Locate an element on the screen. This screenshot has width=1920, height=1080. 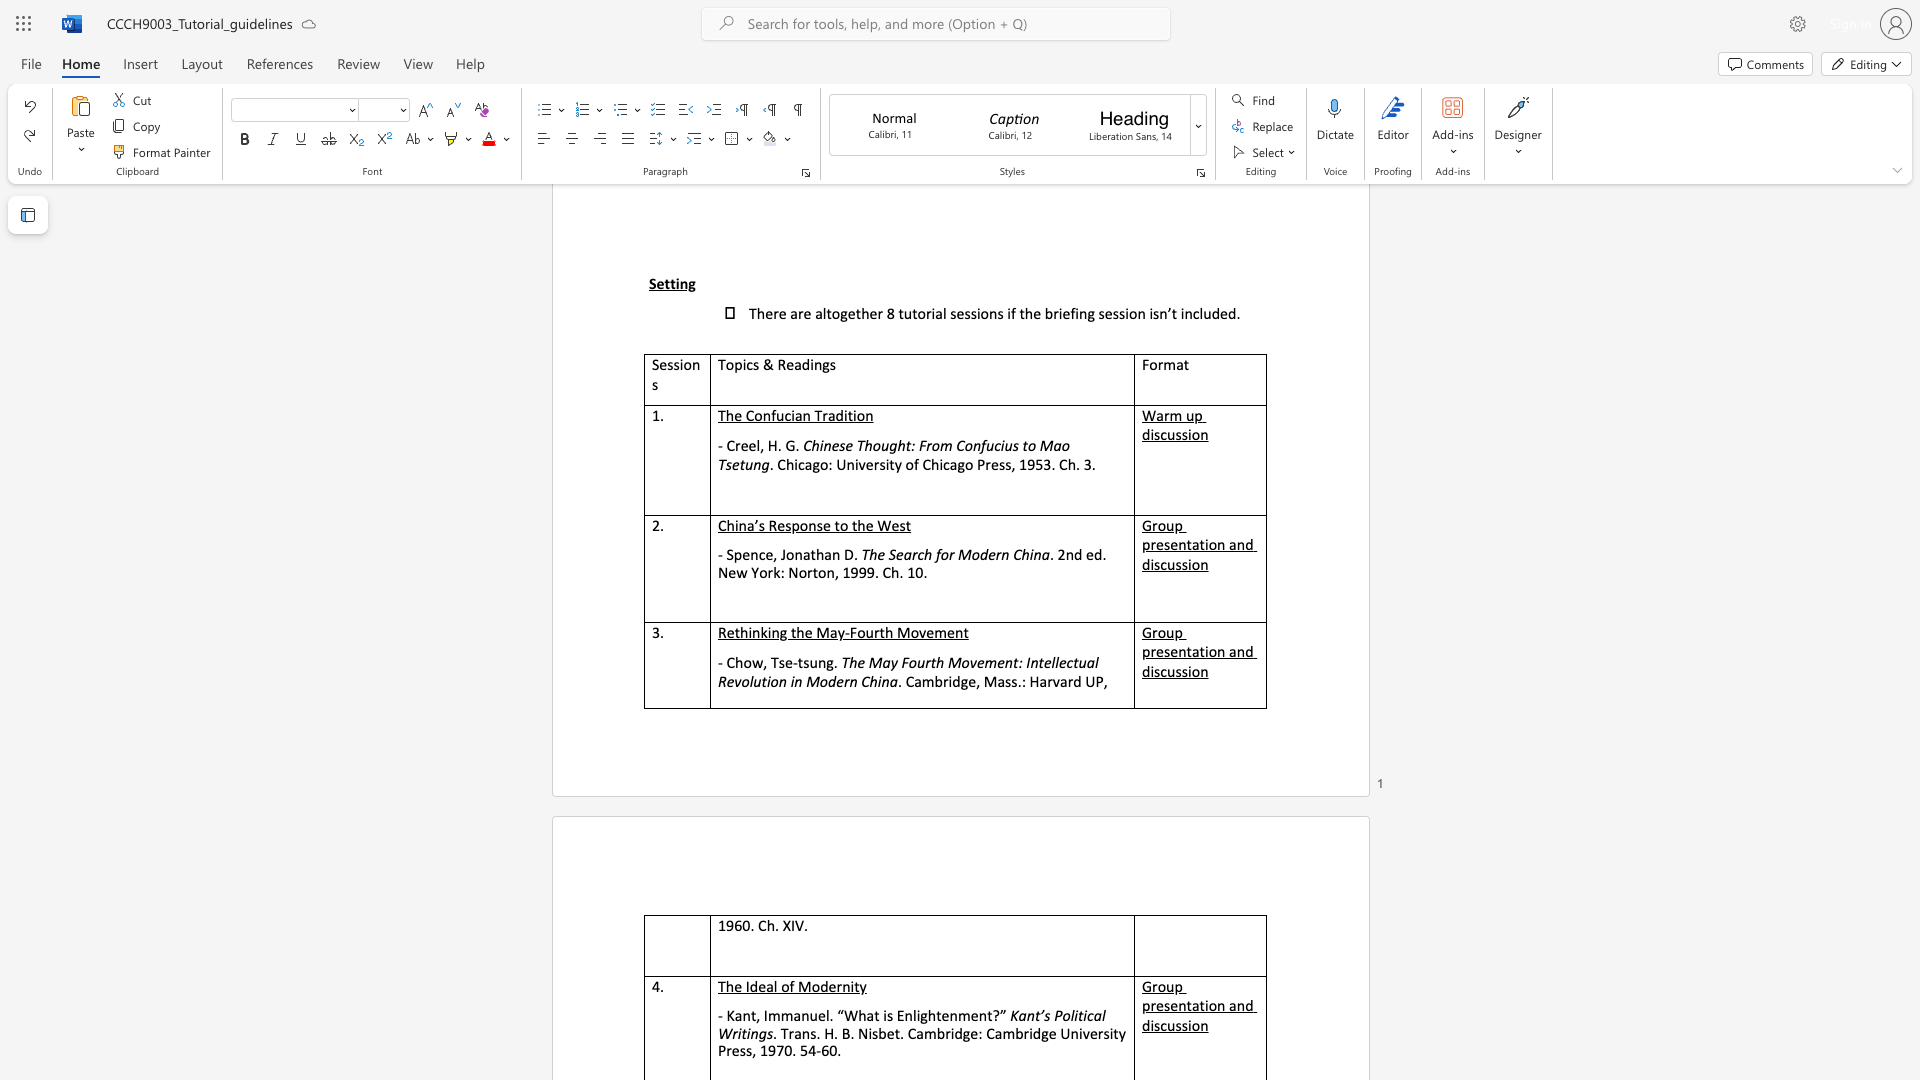
the subset text "cal Writing" within the text "Kant’s Political Writings" is located at coordinates (1086, 1015).